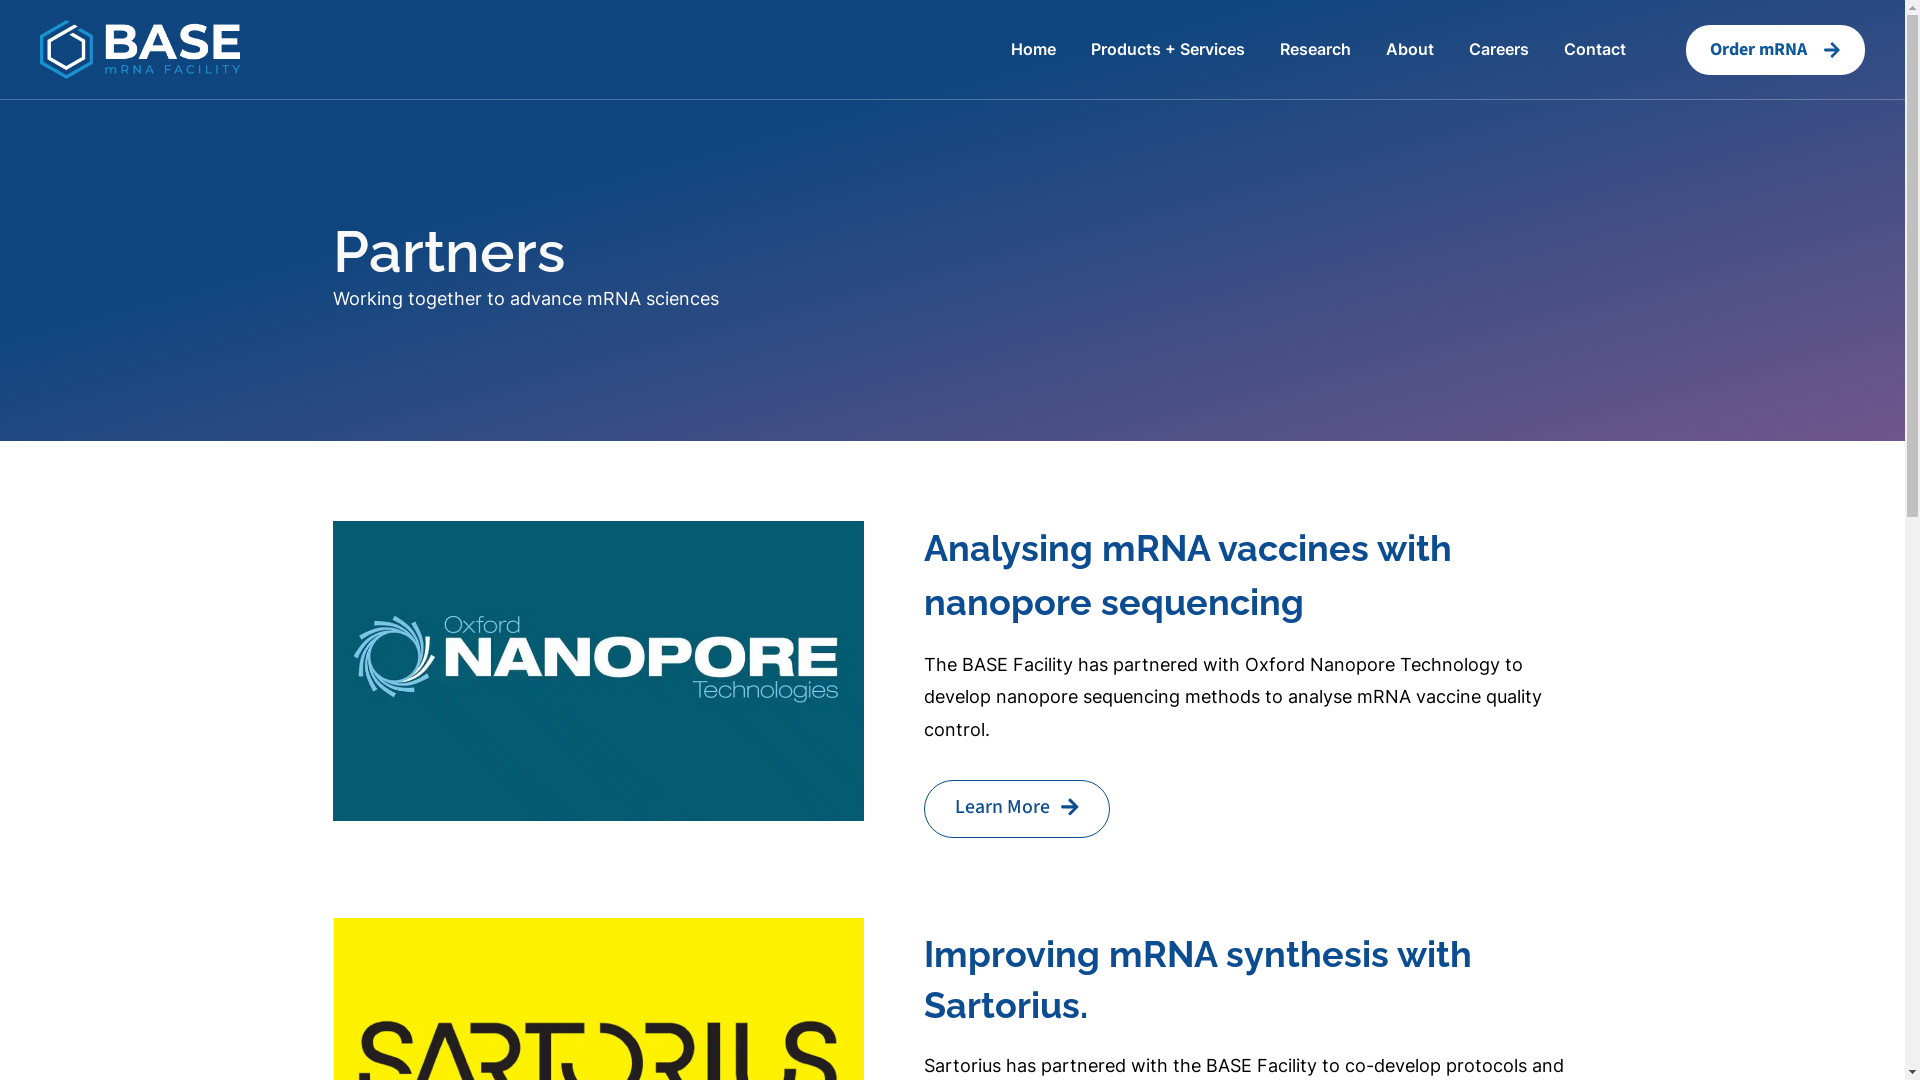 This screenshot has height=1080, width=1920. I want to click on 'Home', so click(1033, 48).